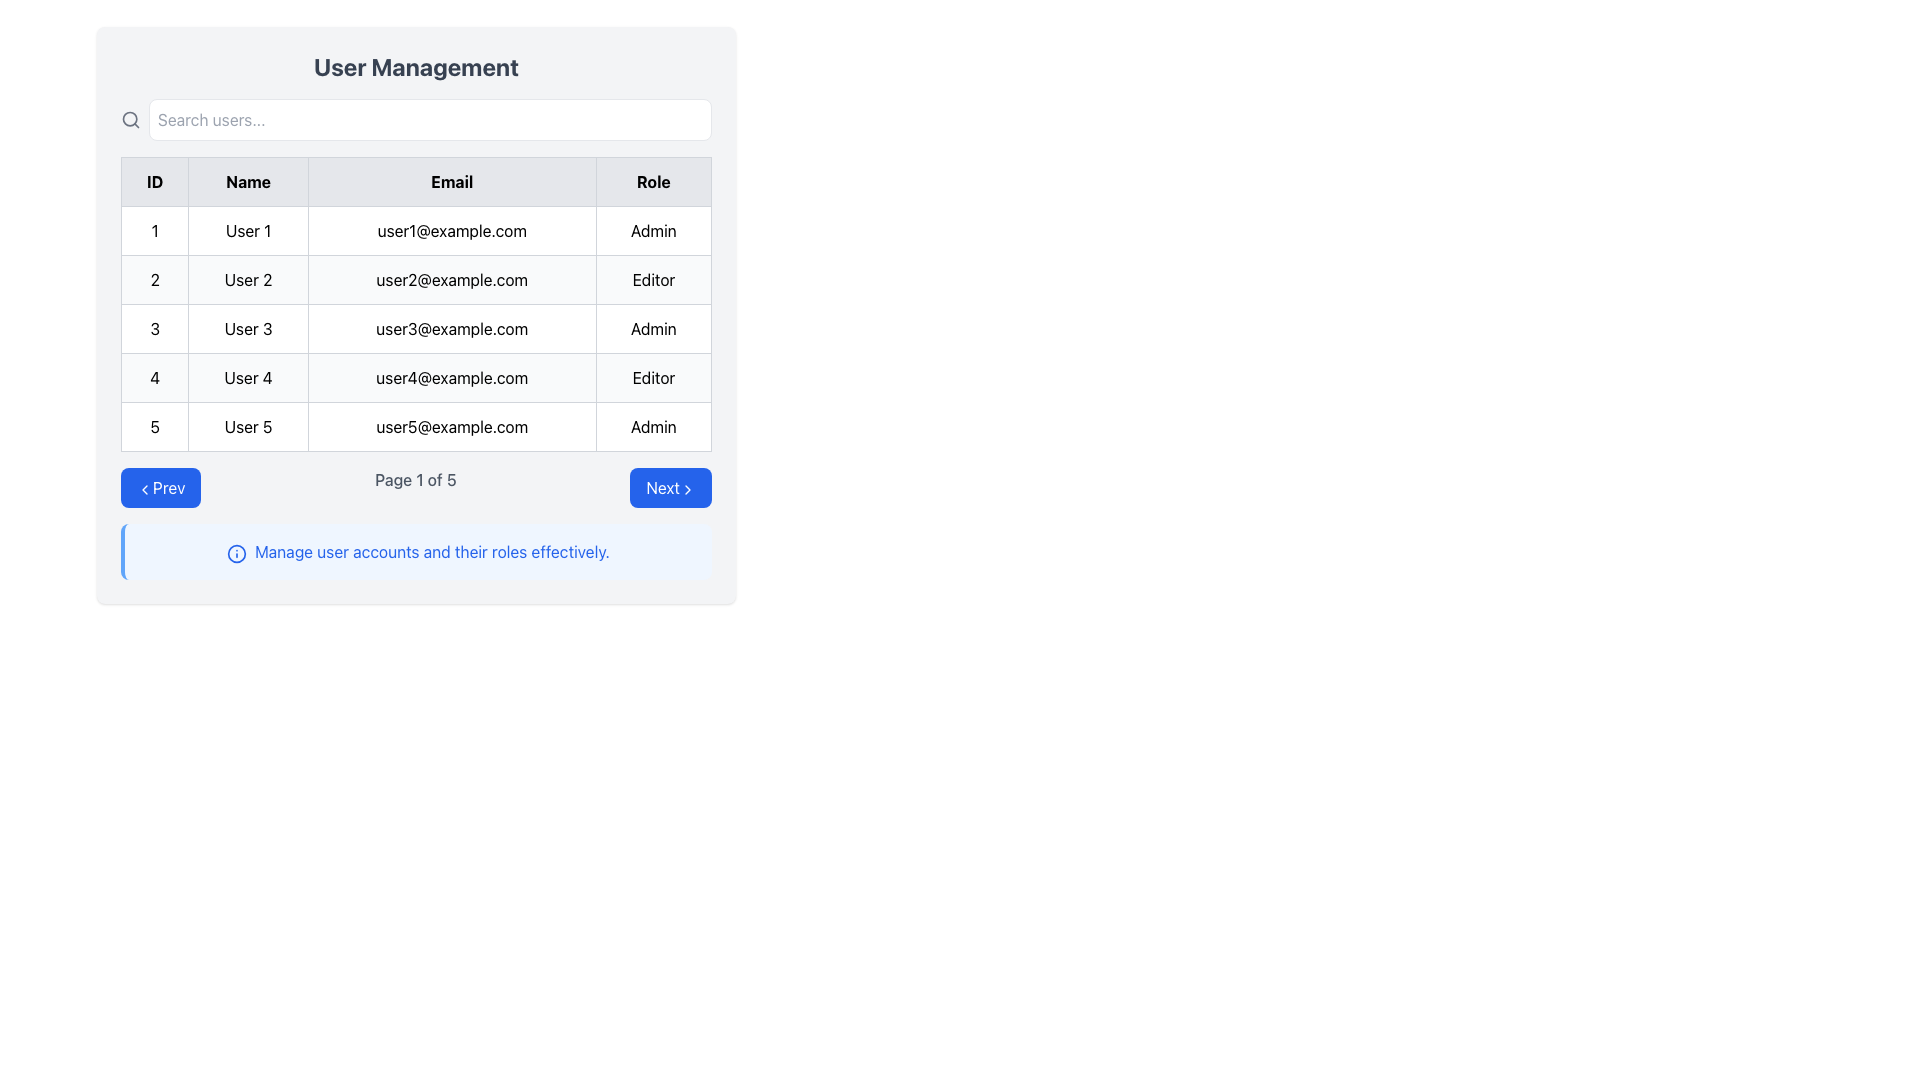 The height and width of the screenshot is (1080, 1920). What do you see at coordinates (247, 426) in the screenshot?
I see `the table cell containing 'User 5', which is the second cell in the fifth row of the table layout` at bounding box center [247, 426].